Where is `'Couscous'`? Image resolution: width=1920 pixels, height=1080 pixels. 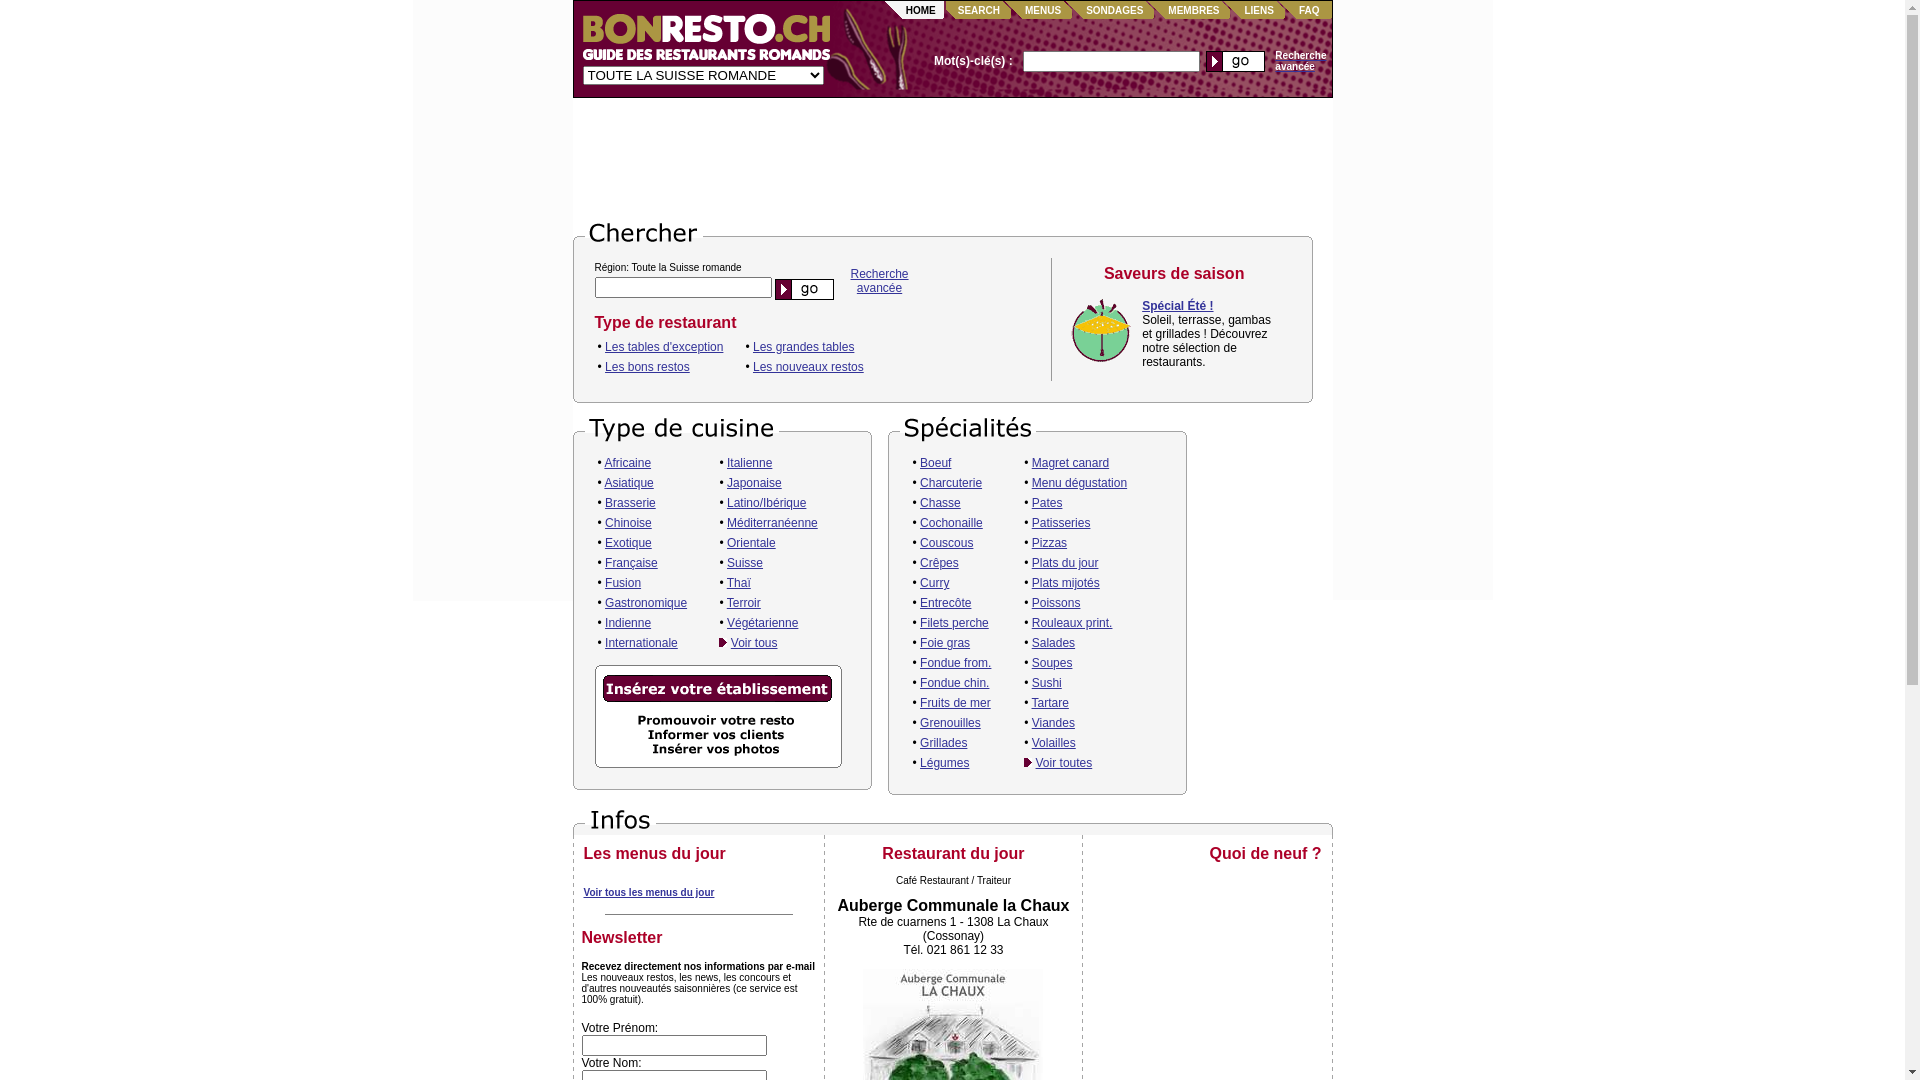 'Couscous' is located at coordinates (945, 543).